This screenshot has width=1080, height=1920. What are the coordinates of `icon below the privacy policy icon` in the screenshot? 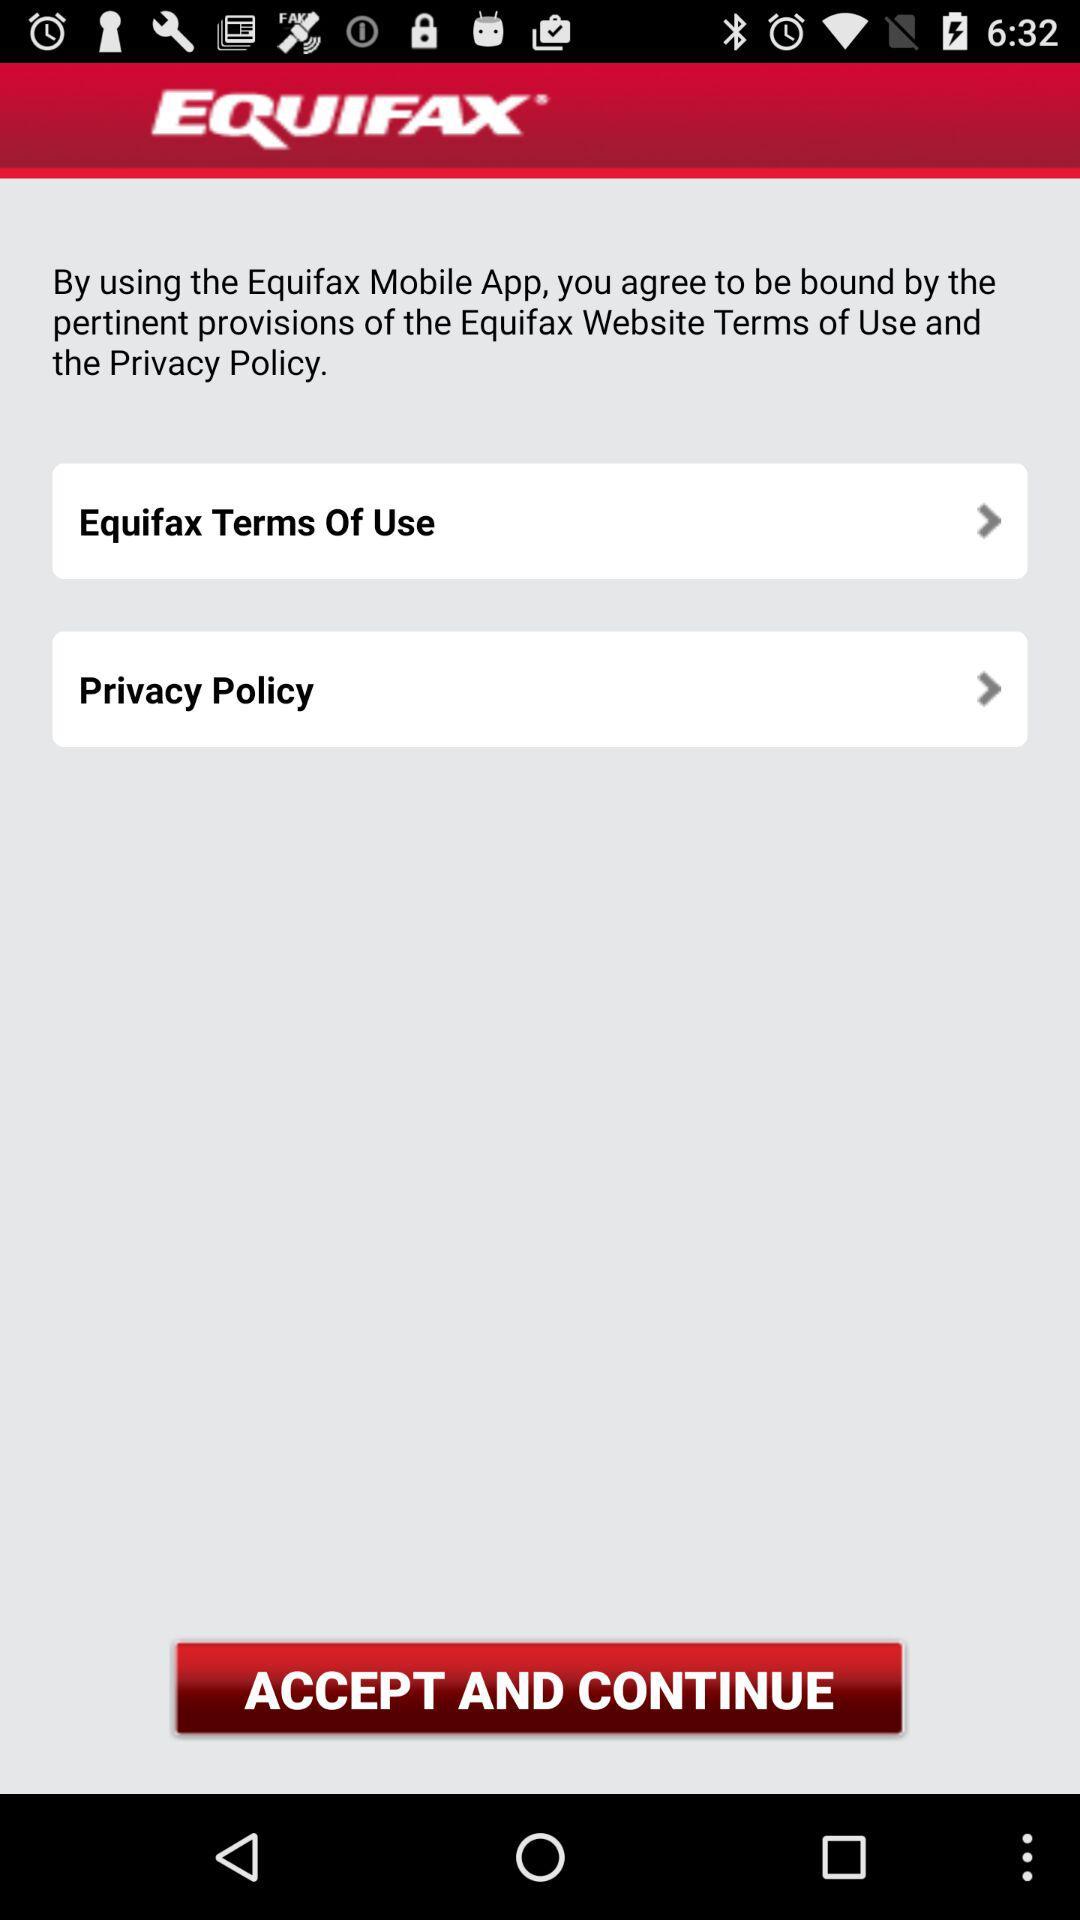 It's located at (538, 1688).